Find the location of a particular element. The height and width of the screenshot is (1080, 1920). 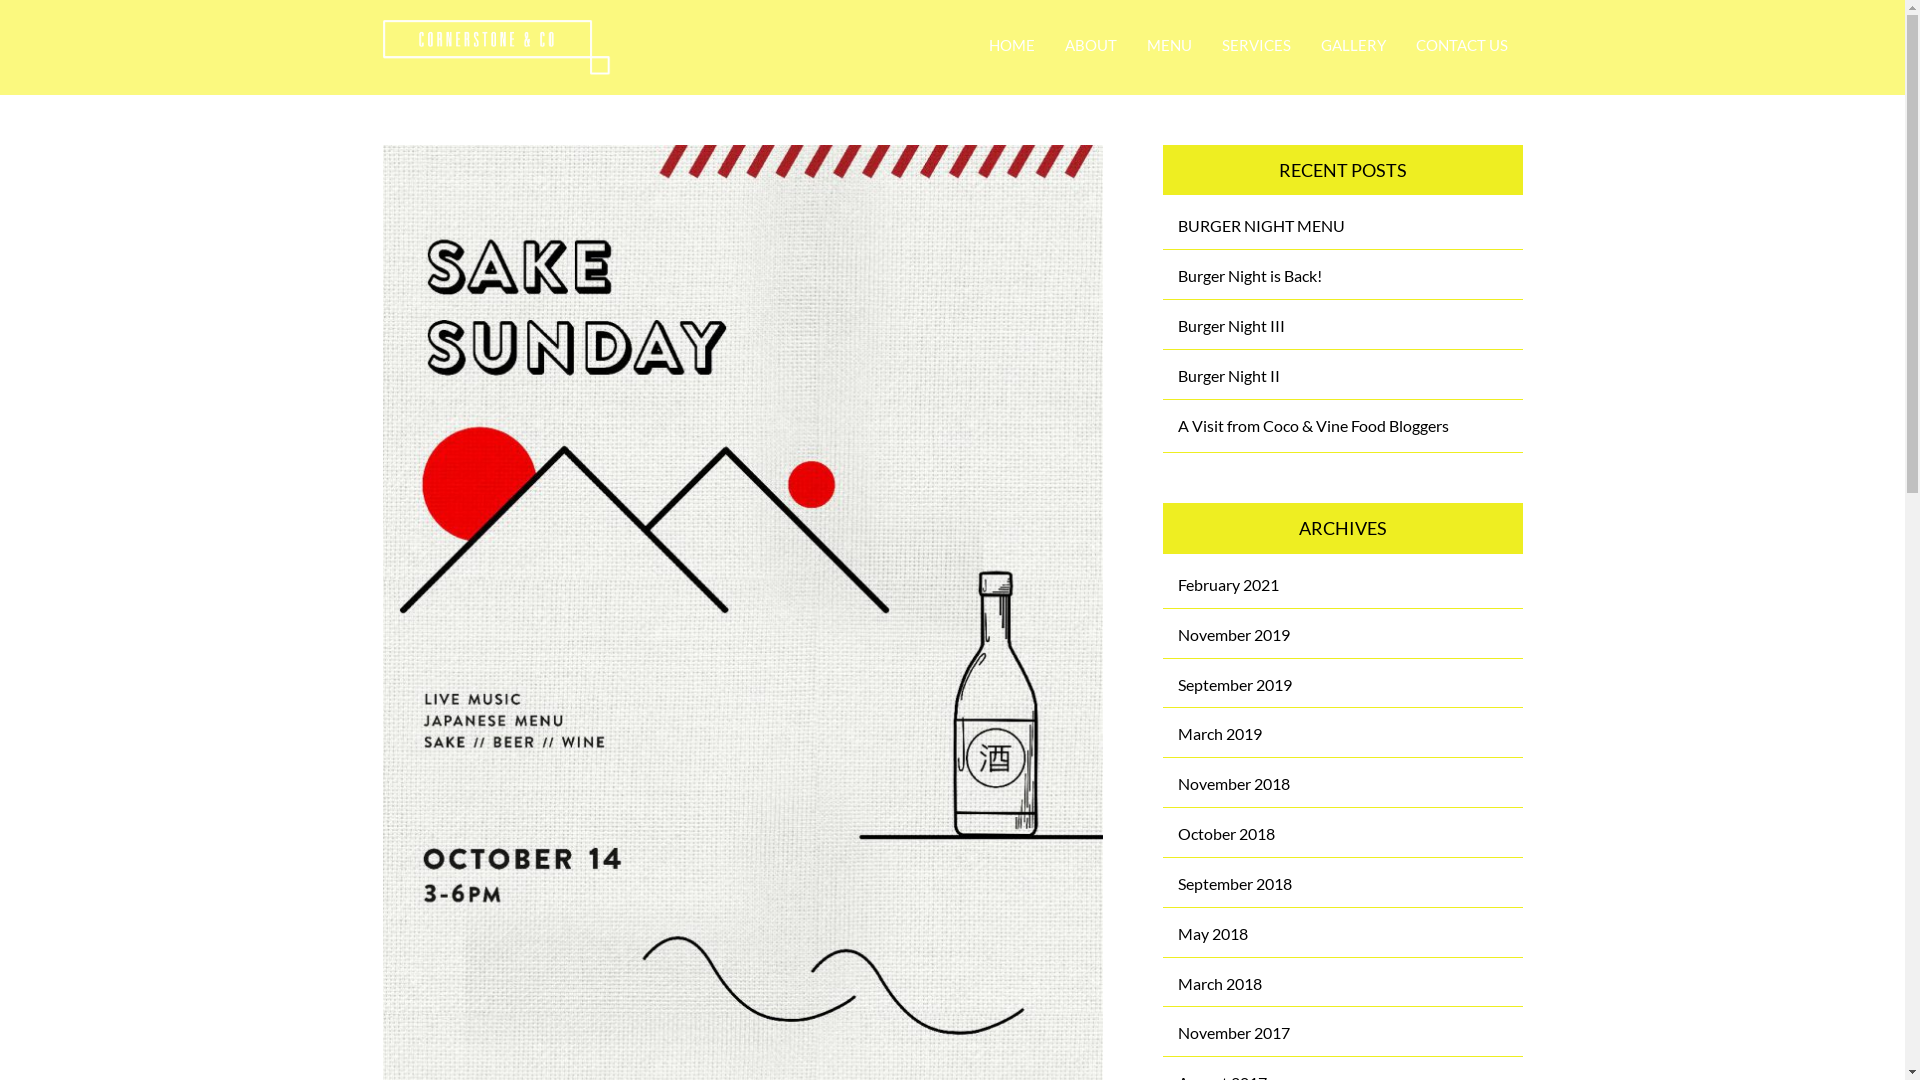

'CONTACT US' is located at coordinates (1399, 45).